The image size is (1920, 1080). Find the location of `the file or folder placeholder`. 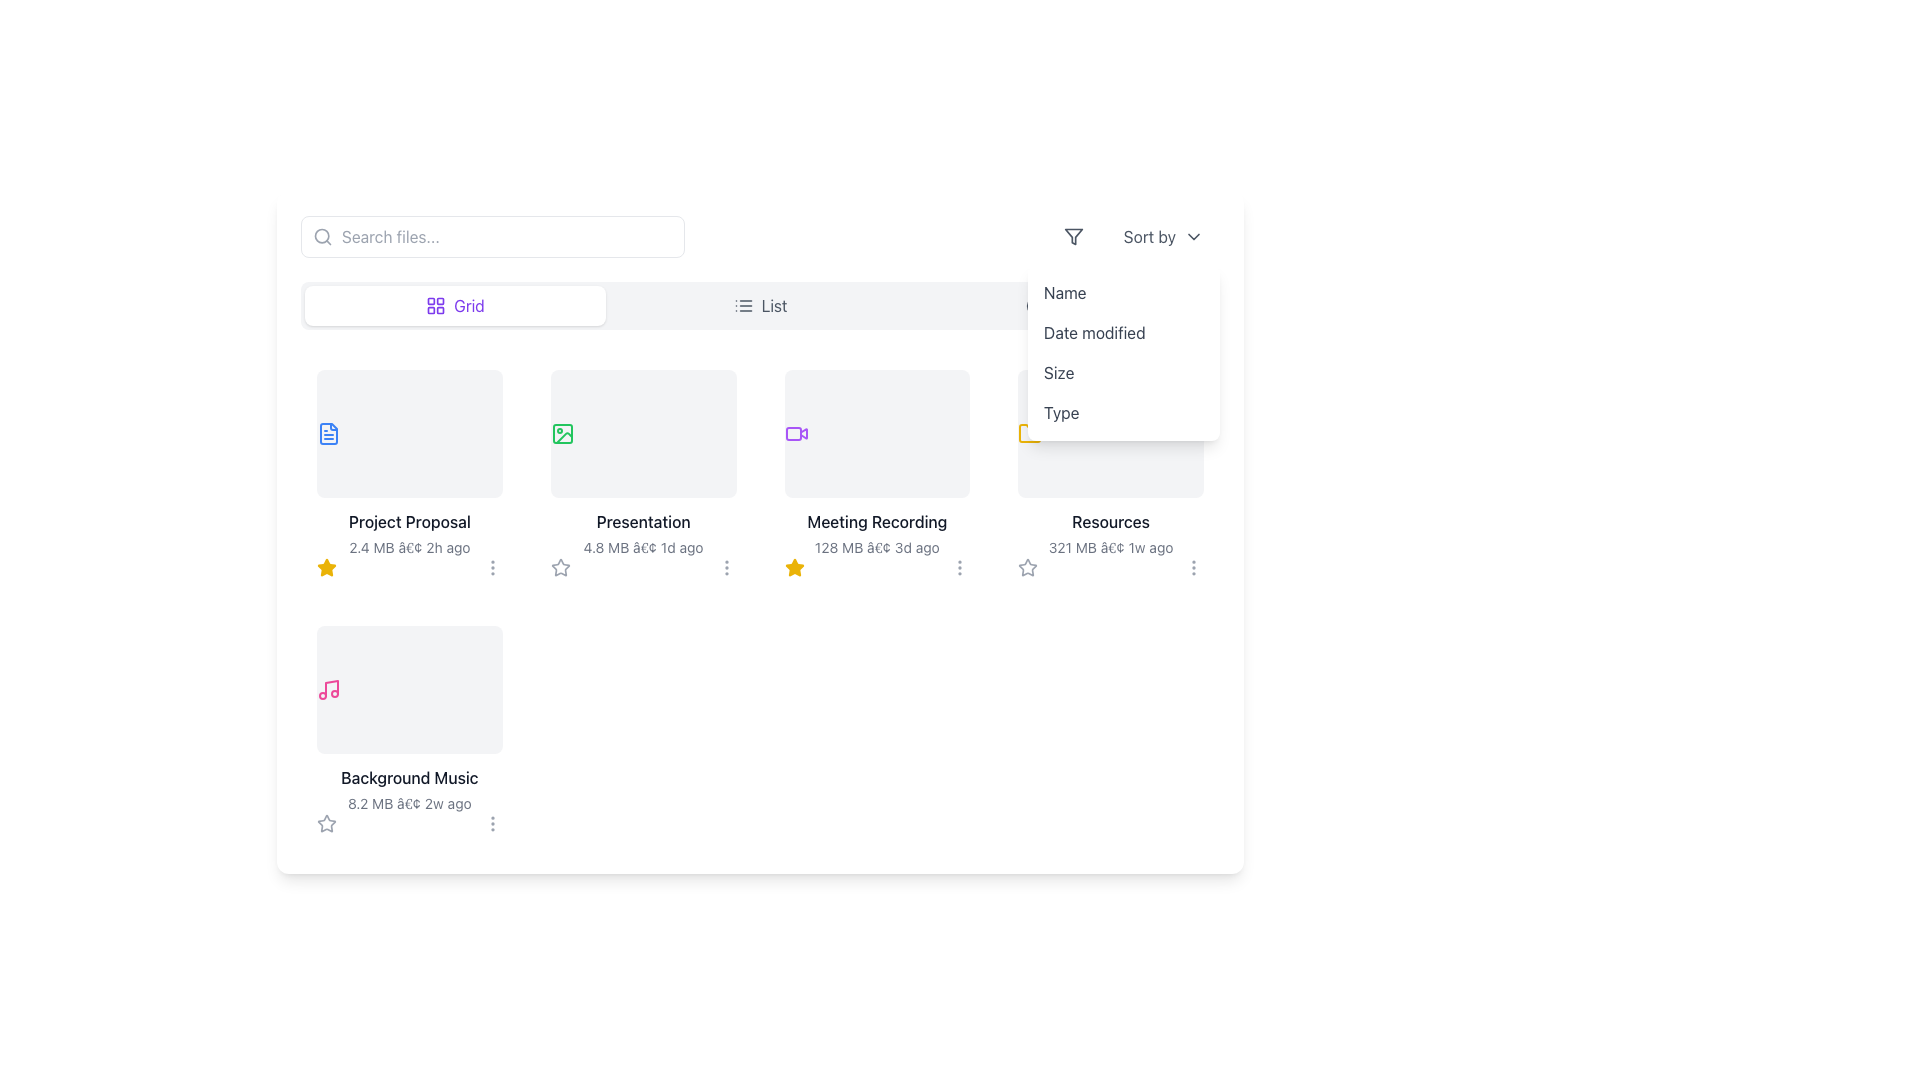

the file or folder placeholder is located at coordinates (643, 433).